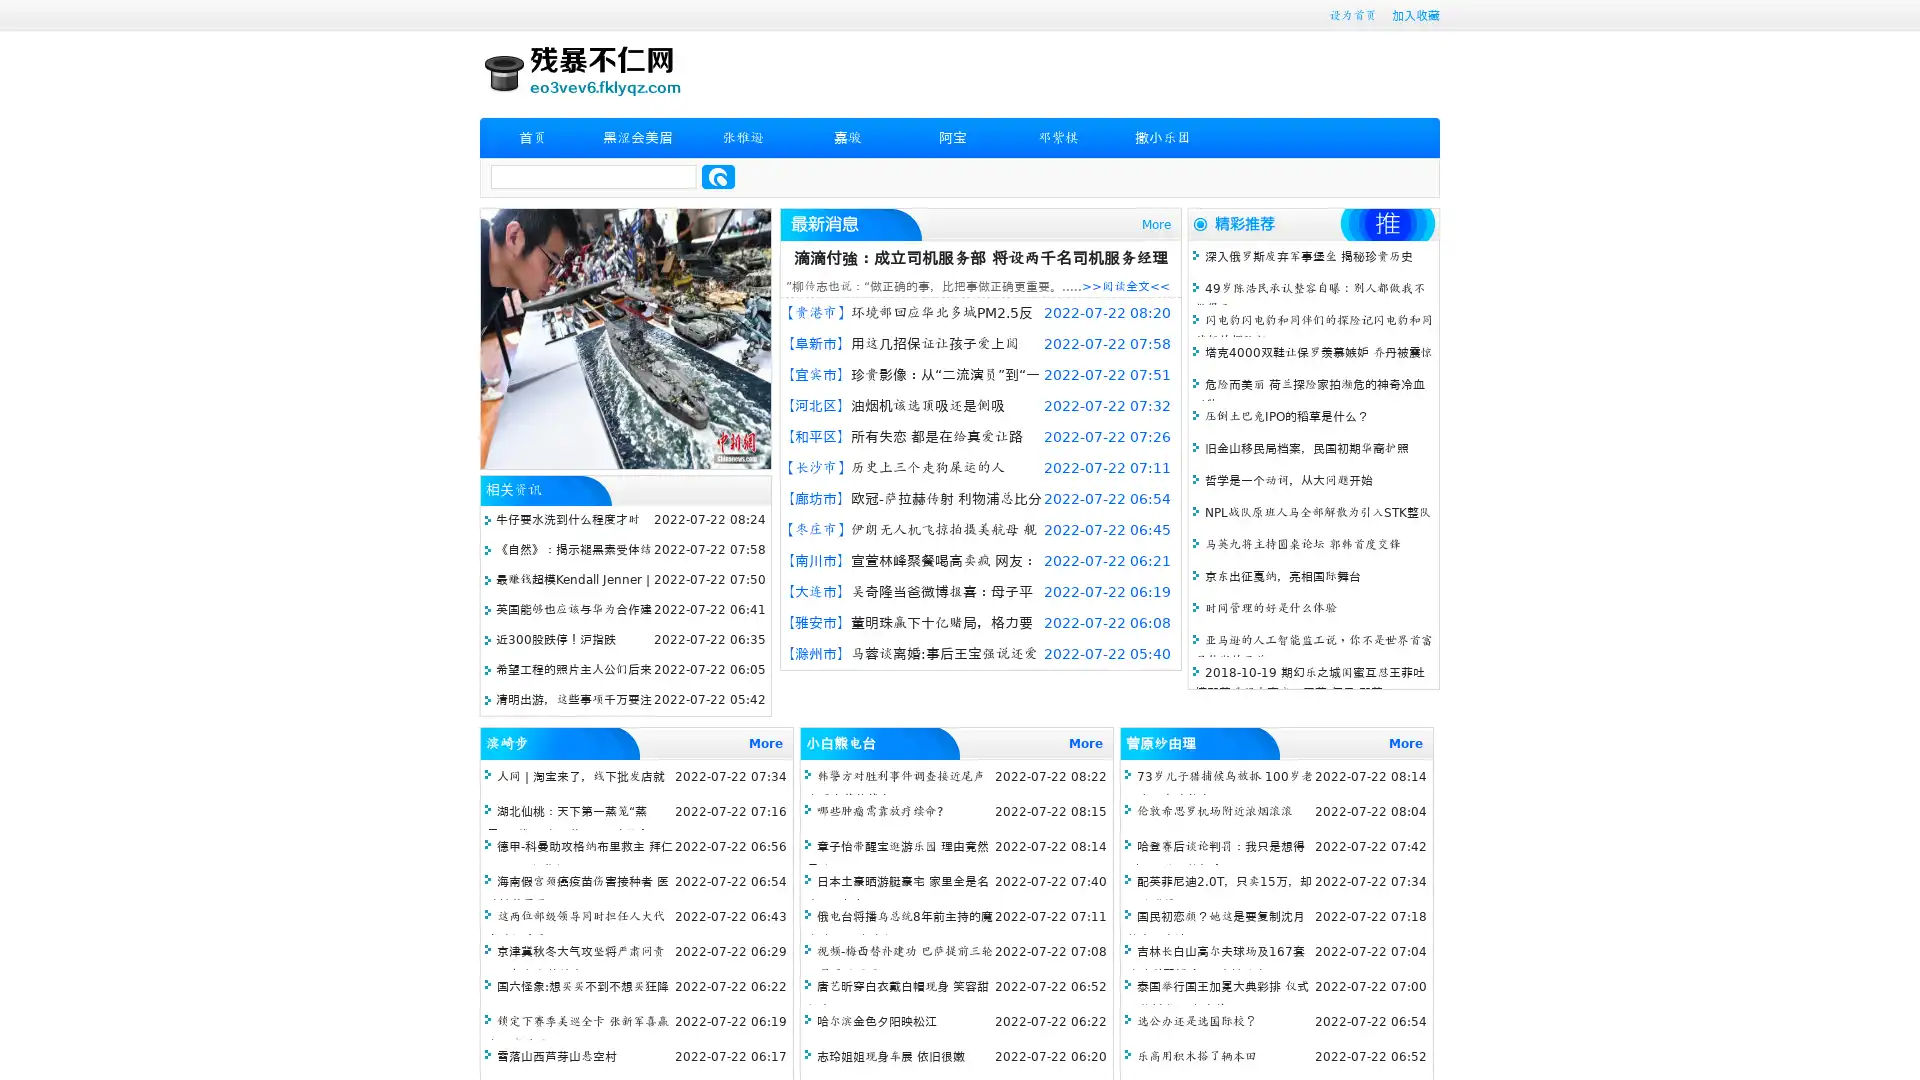 The height and width of the screenshot is (1080, 1920). What do you see at coordinates (718, 176) in the screenshot?
I see `Search` at bounding box center [718, 176].